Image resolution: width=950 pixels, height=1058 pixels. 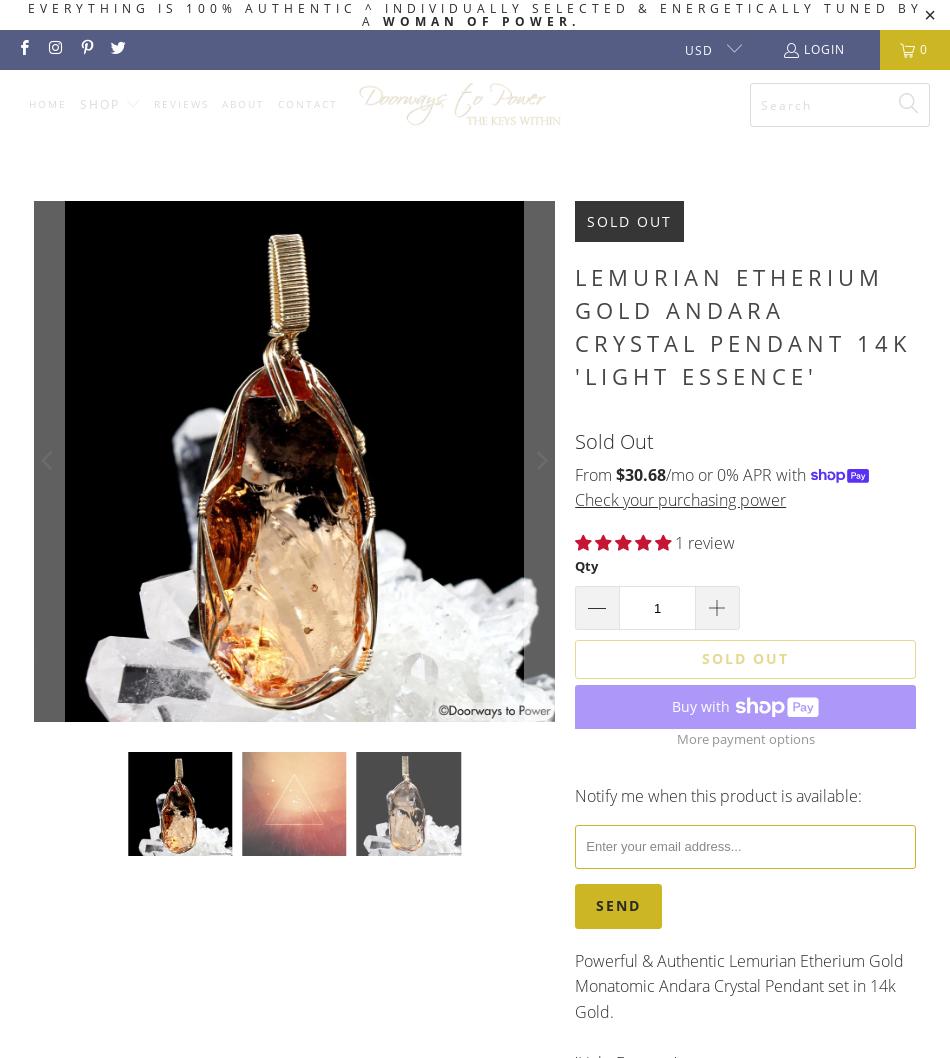 What do you see at coordinates (47, 103) in the screenshot?
I see `'Home'` at bounding box center [47, 103].